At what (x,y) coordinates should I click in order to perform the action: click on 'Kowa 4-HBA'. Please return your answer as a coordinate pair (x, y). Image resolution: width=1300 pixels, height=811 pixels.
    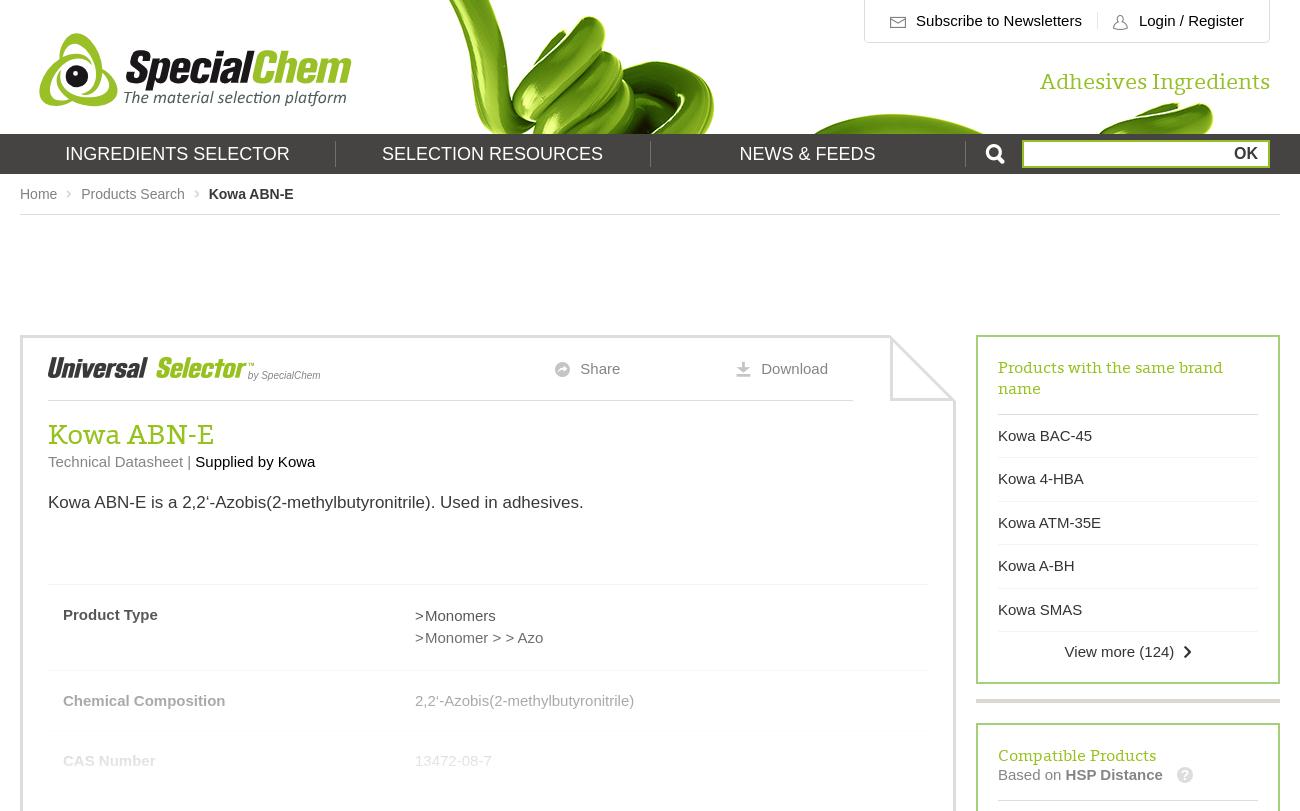
    Looking at the image, I should click on (997, 477).